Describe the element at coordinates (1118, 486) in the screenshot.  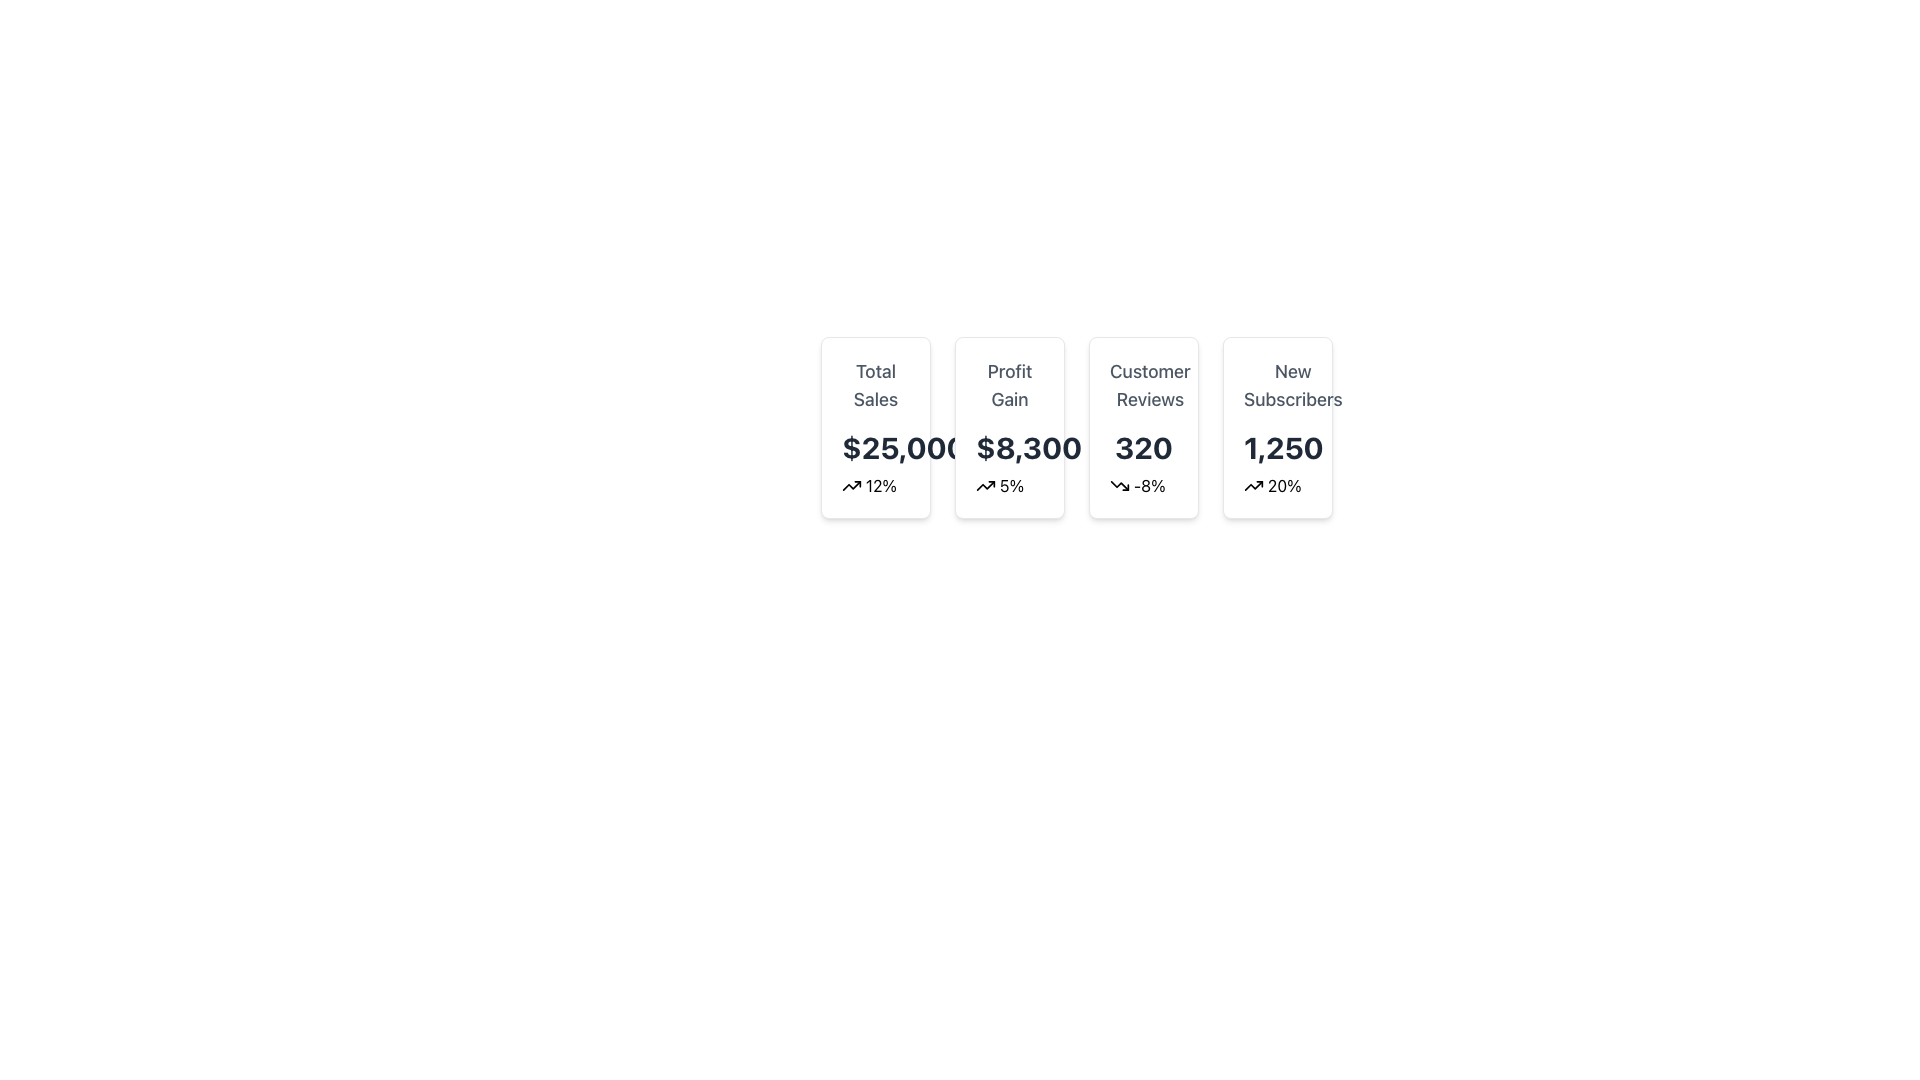
I see `the Decorative Icon, which is a downward trending arrow with a zigzag pattern, located in the lower left corner of the 'Customer Reviews' card, below the numerical value and next to a red color code indicating a negative percentage` at that location.